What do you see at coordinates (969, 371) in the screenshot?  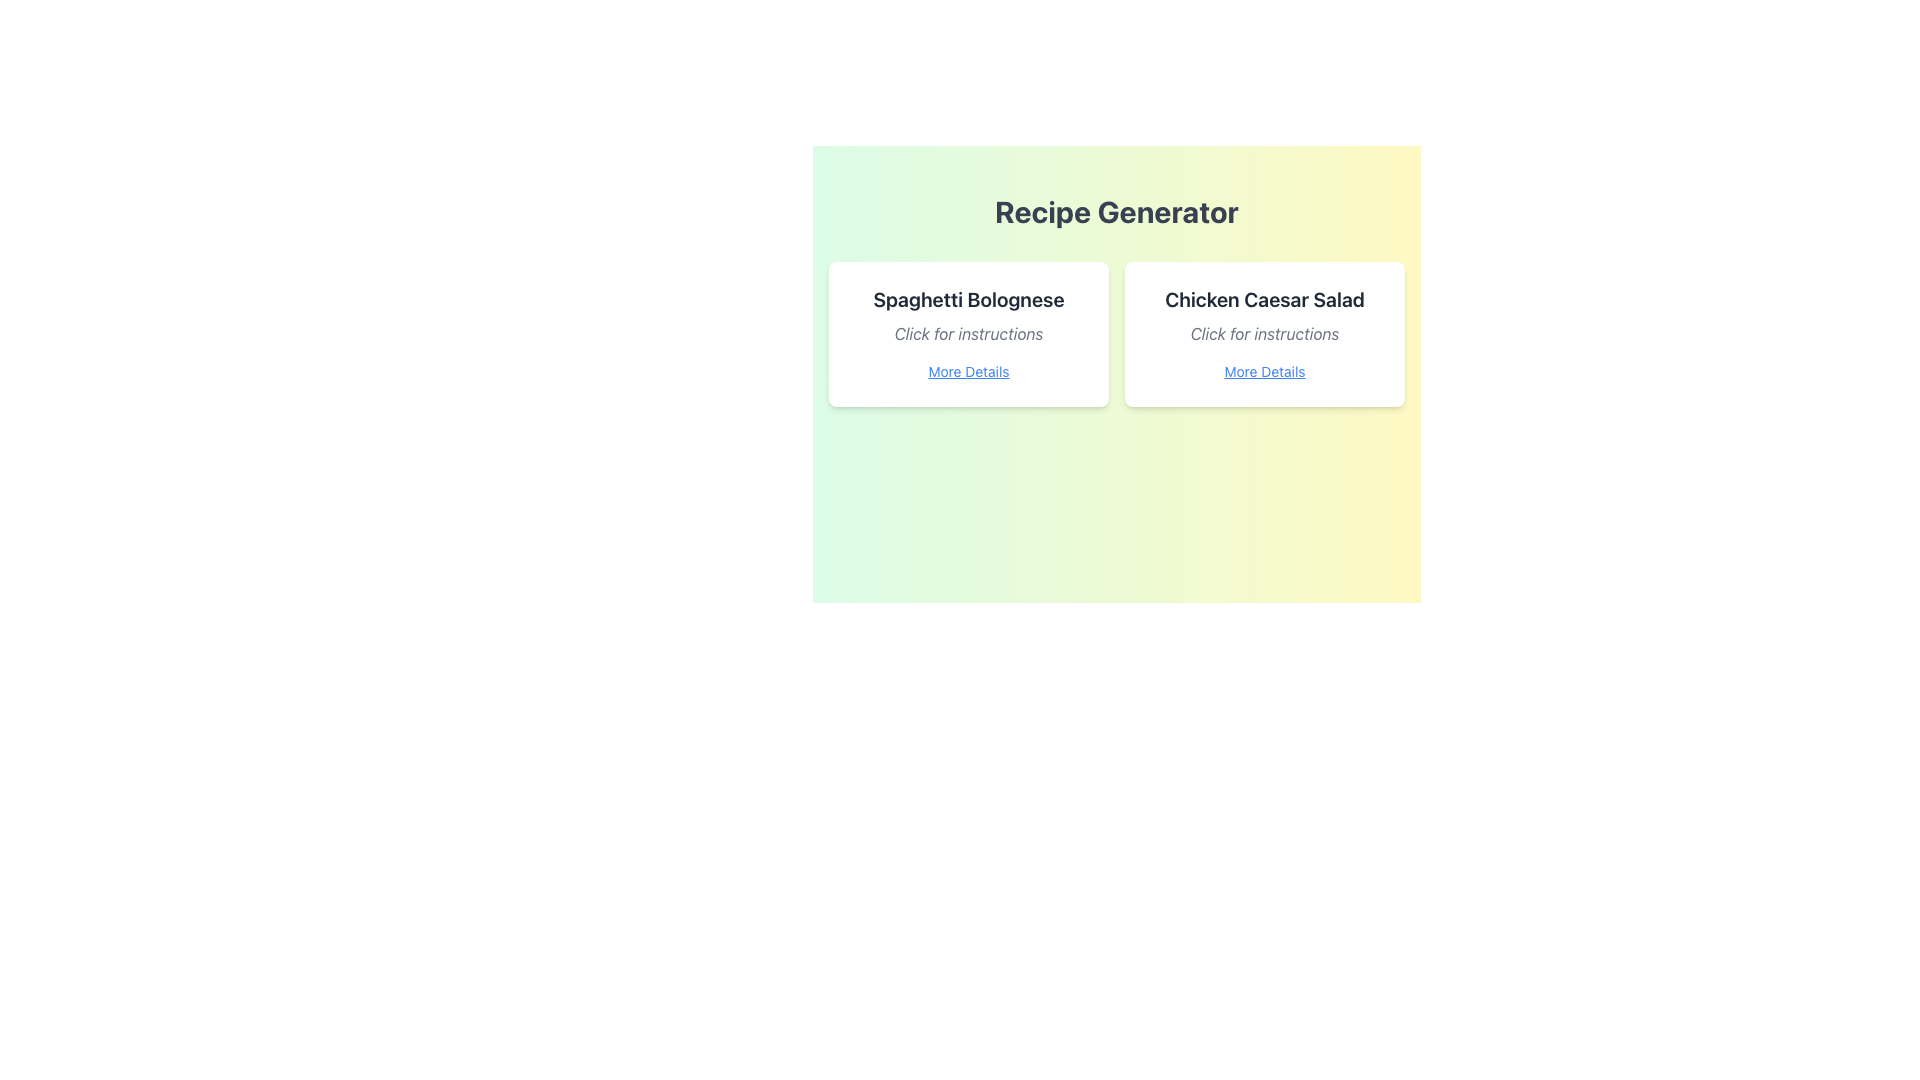 I see `the text link labeled 'More Details' which is underlined and displayed in blue font, positioned below 'Click for instructions' in the recipe card for 'Spaghetti Bolognese'` at bounding box center [969, 371].